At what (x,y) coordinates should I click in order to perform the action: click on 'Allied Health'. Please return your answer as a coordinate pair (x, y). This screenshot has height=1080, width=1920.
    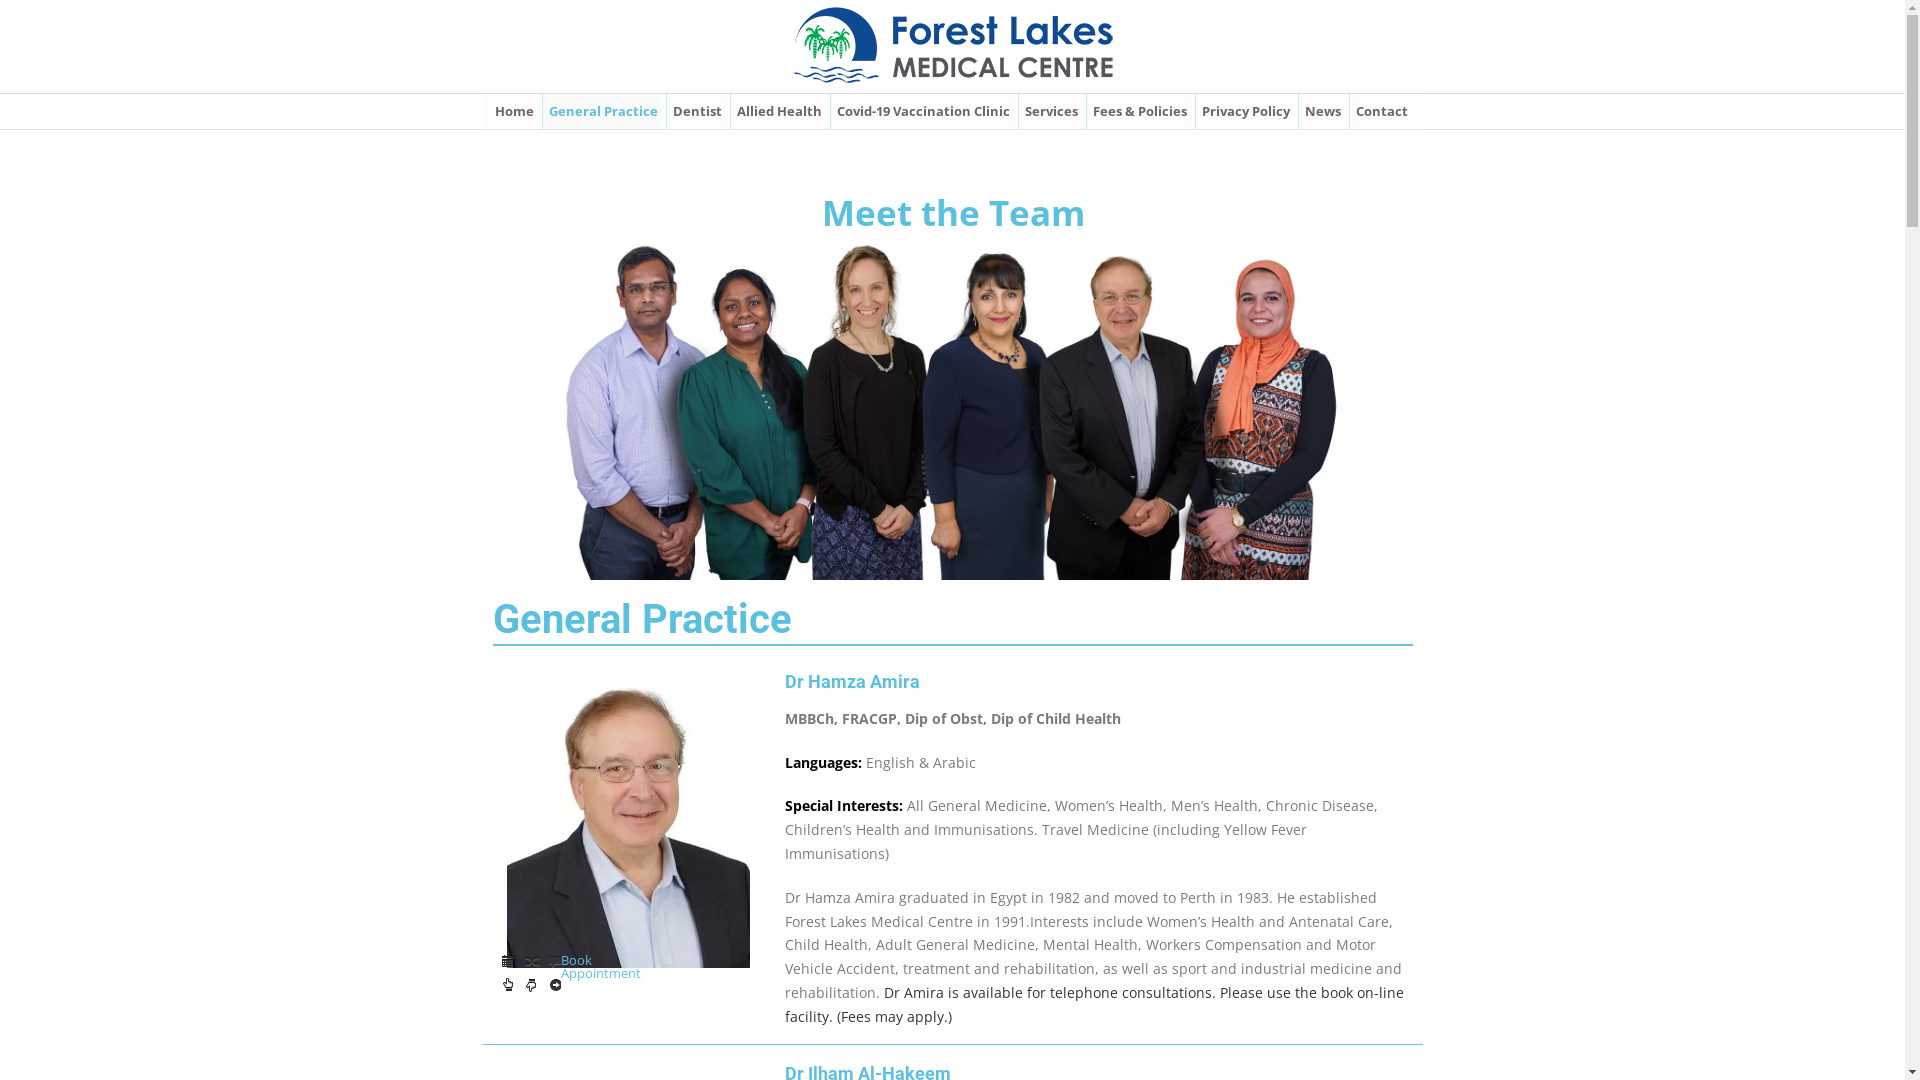
    Looking at the image, I should click on (777, 111).